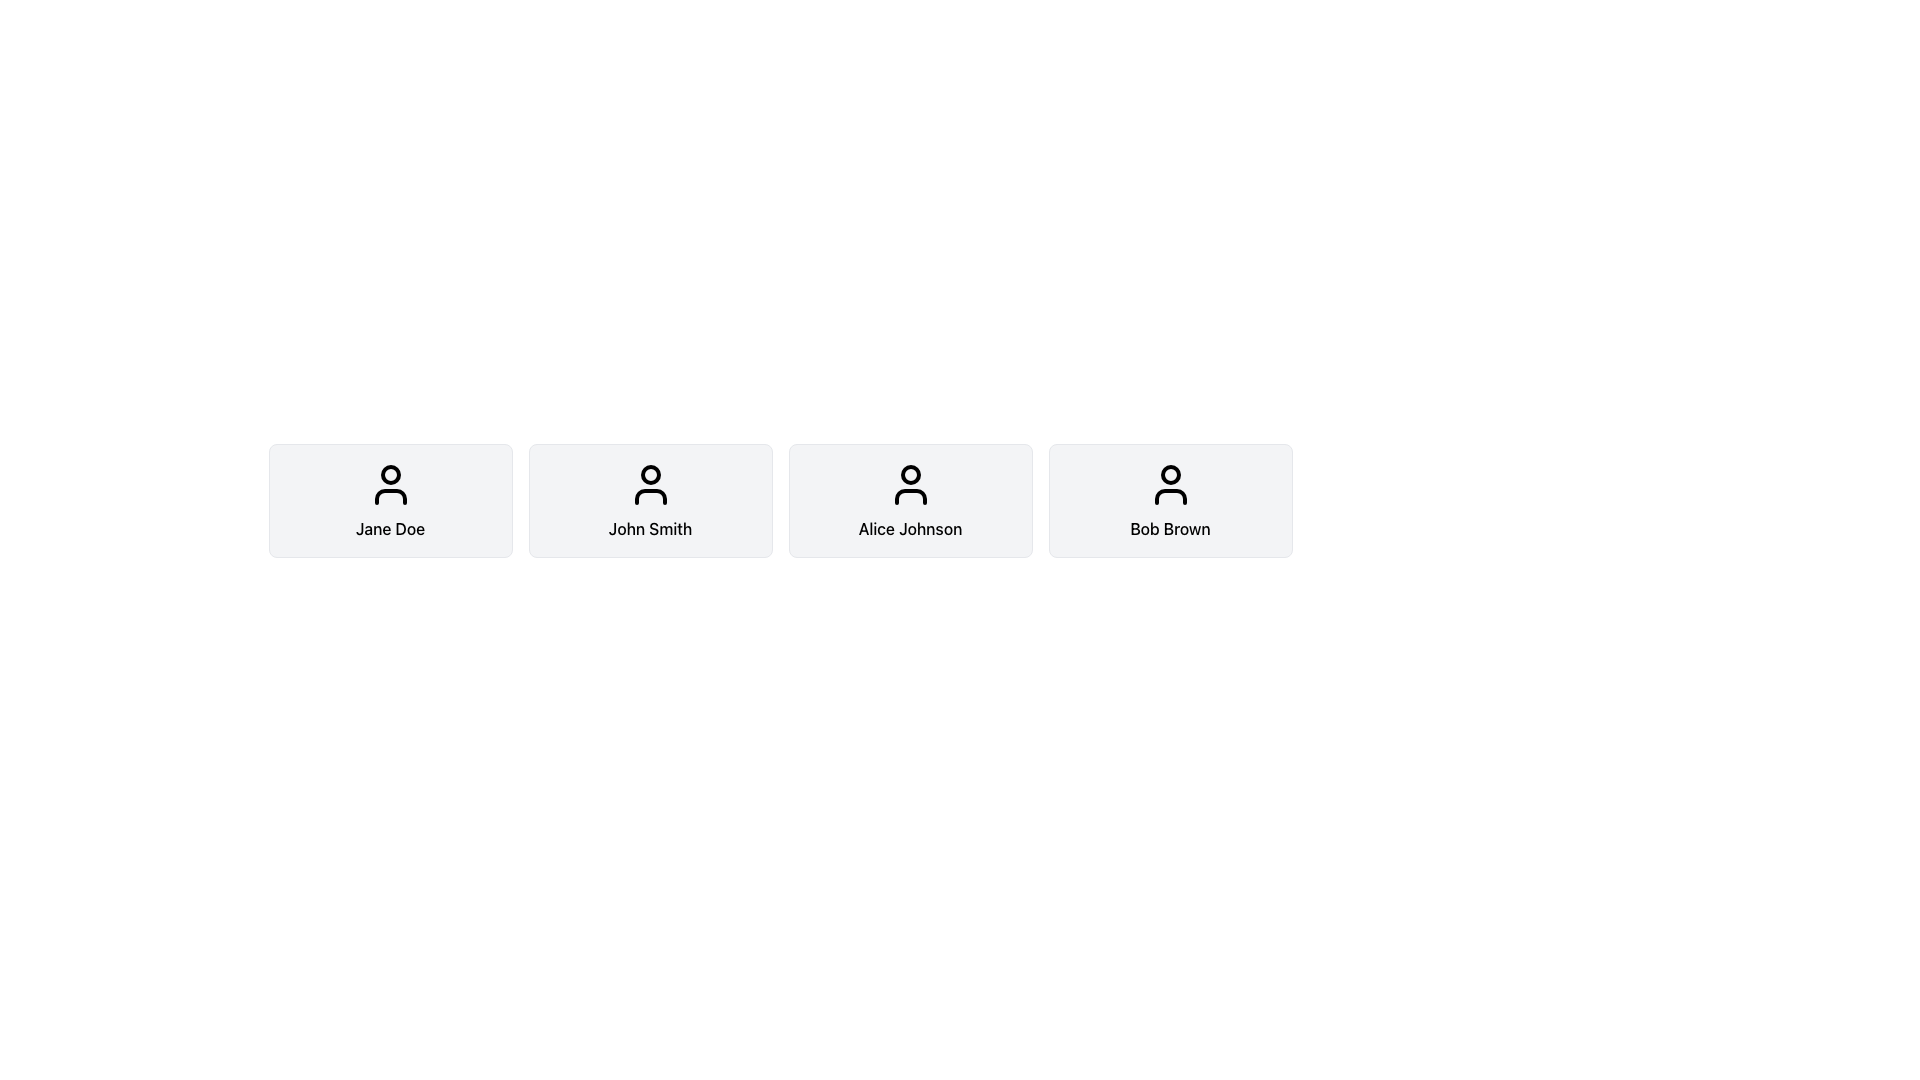  Describe the element at coordinates (1170, 496) in the screenshot. I see `the torso portion of the user profile icon for 'Bob Brown', located in the fourth card from the left` at that location.